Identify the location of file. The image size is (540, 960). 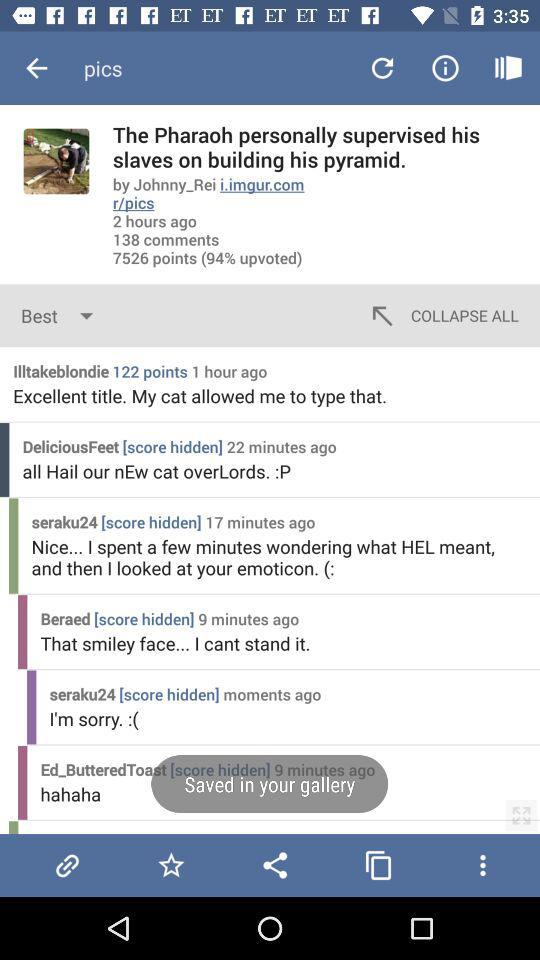
(67, 864).